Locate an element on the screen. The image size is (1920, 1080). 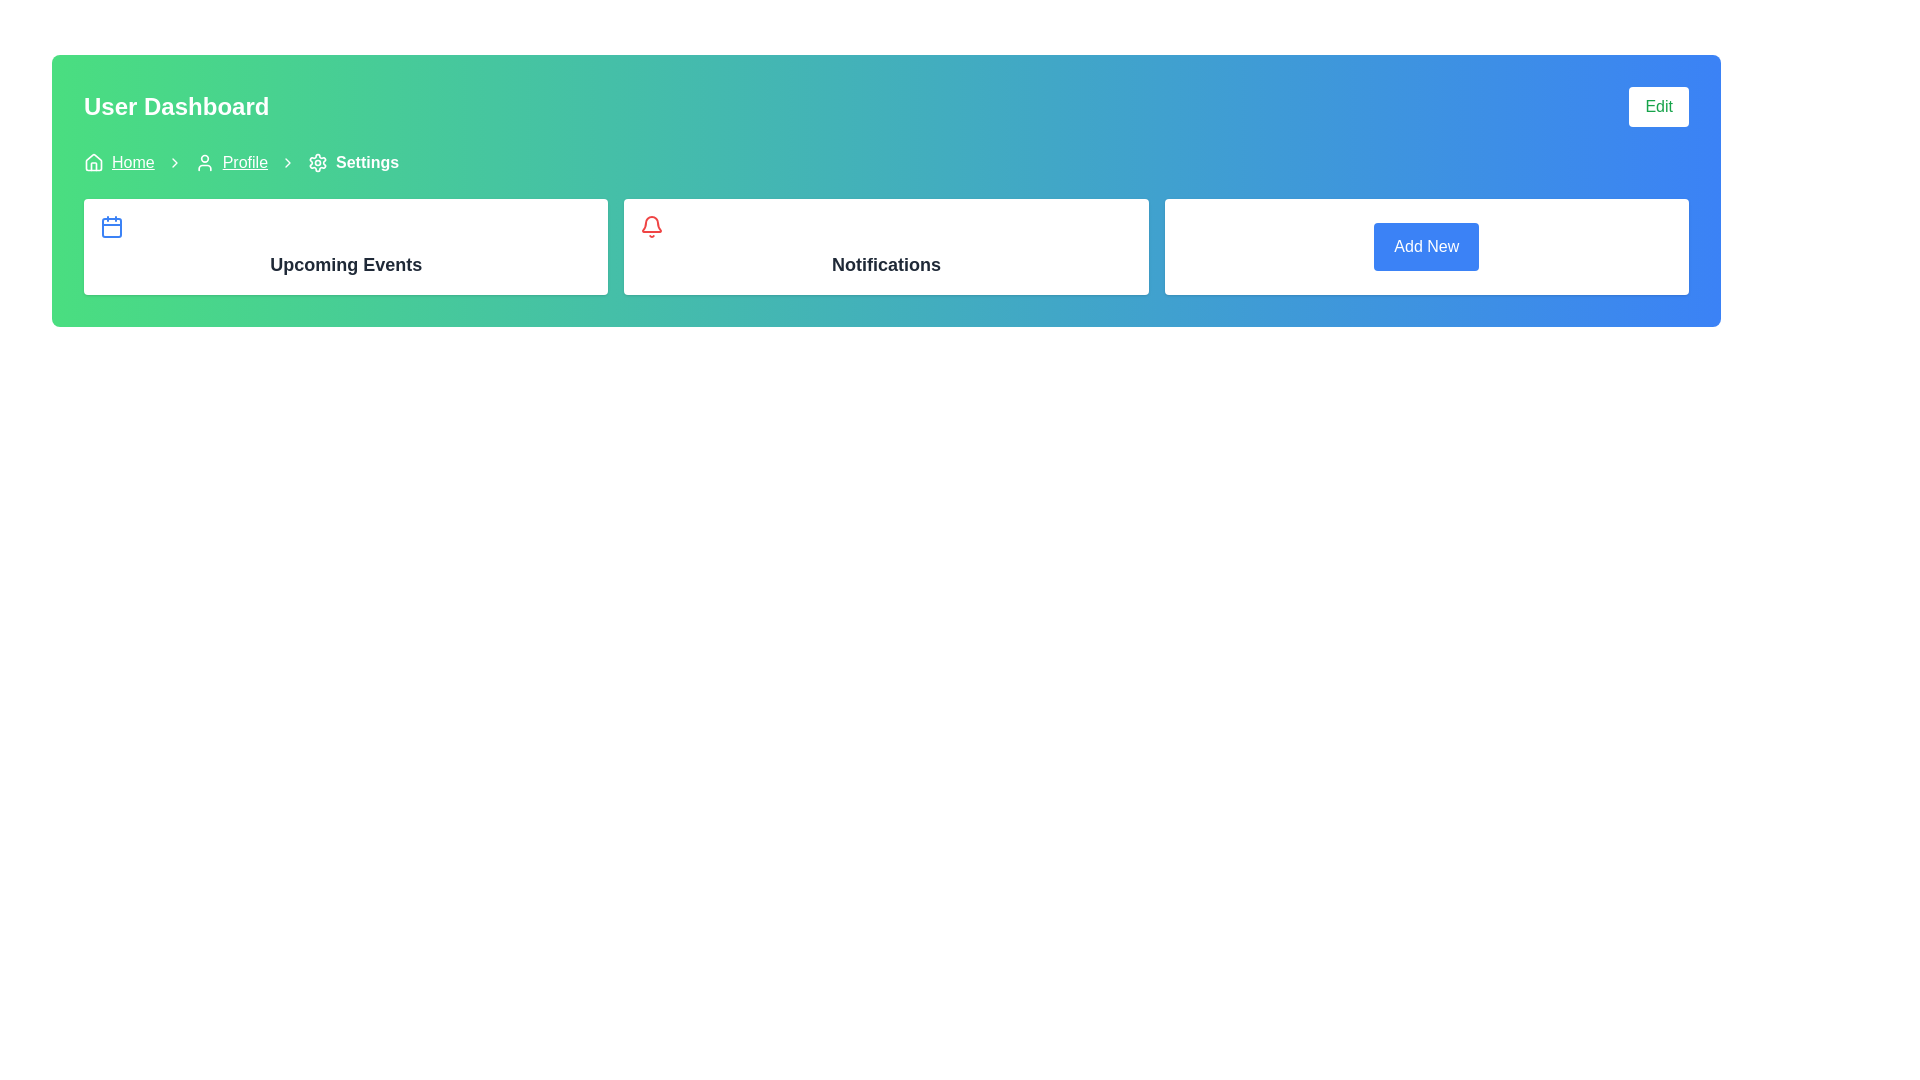
the green gear-shaped icon in the breadcrumb navigation section is located at coordinates (317, 161).